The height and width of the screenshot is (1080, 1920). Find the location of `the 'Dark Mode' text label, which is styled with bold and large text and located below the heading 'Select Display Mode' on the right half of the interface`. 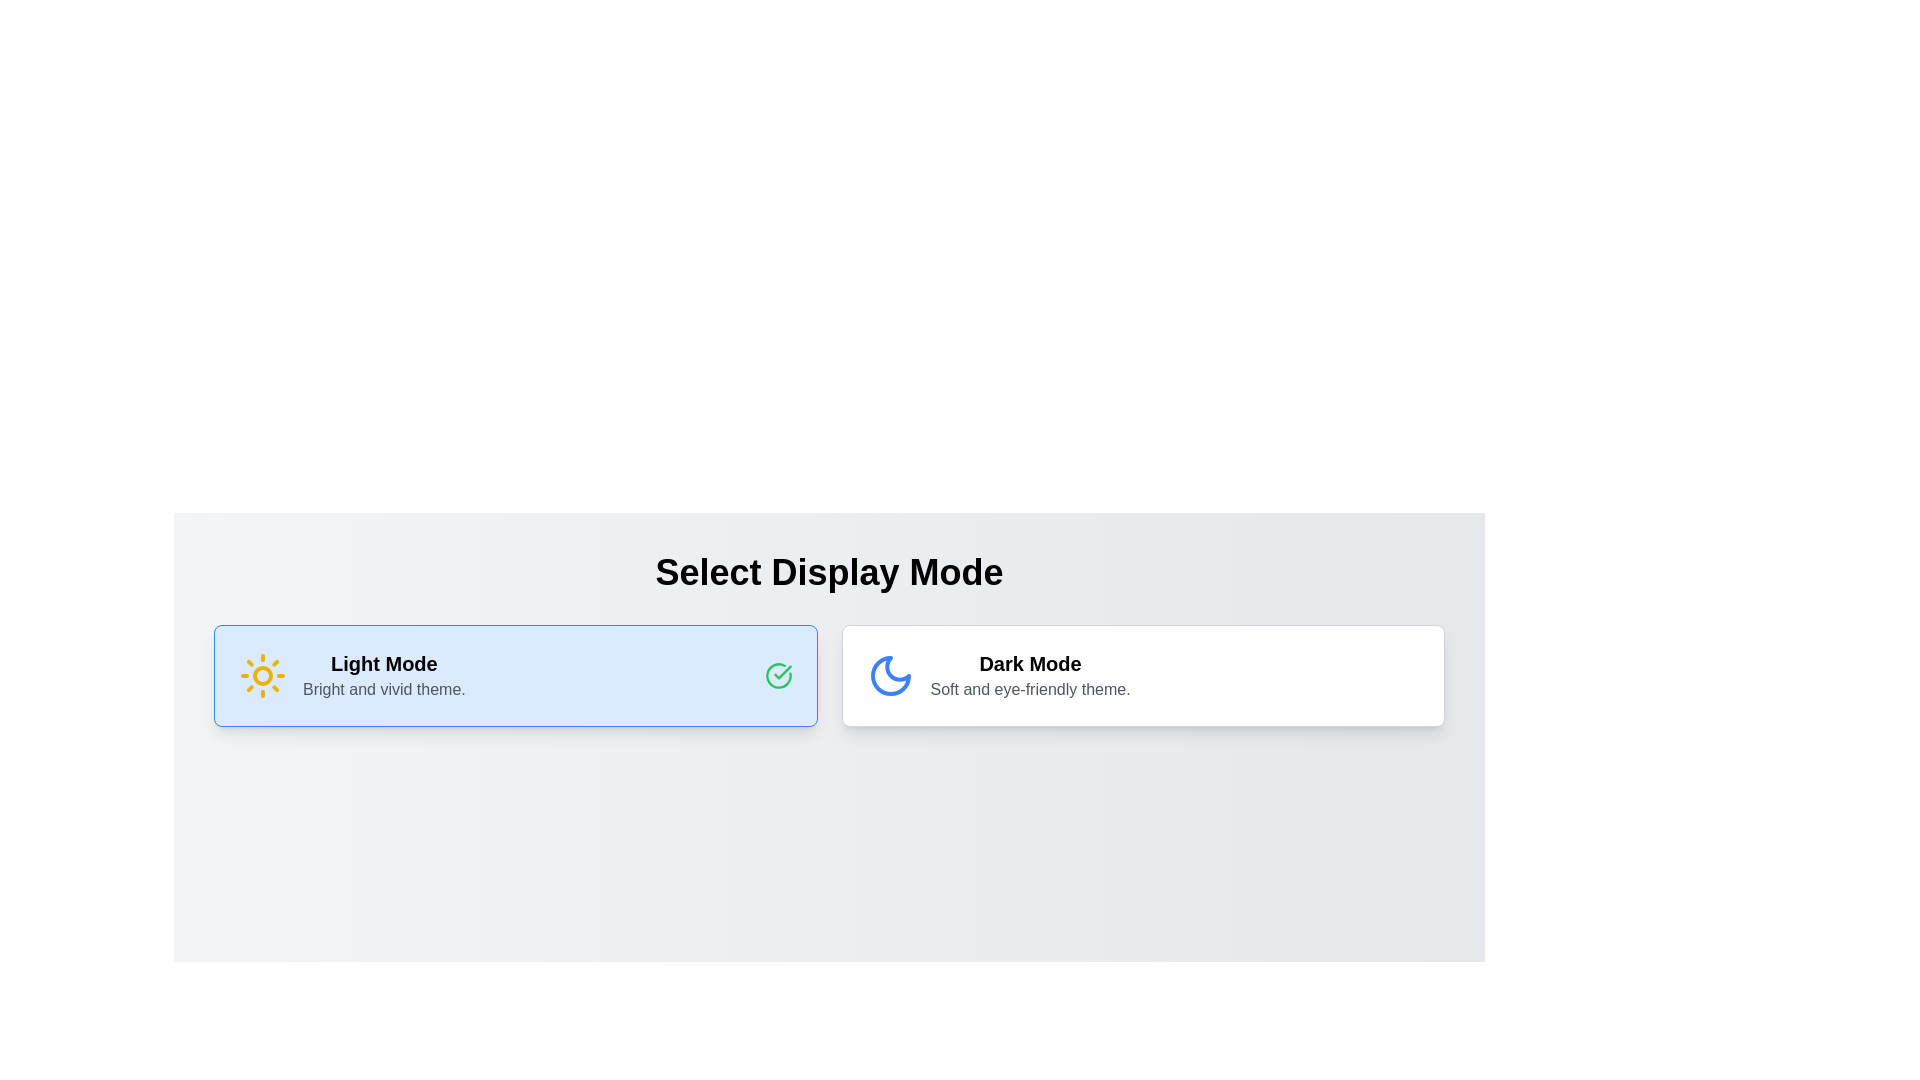

the 'Dark Mode' text label, which is styled with bold and large text and located below the heading 'Select Display Mode' on the right half of the interface is located at coordinates (1030, 663).